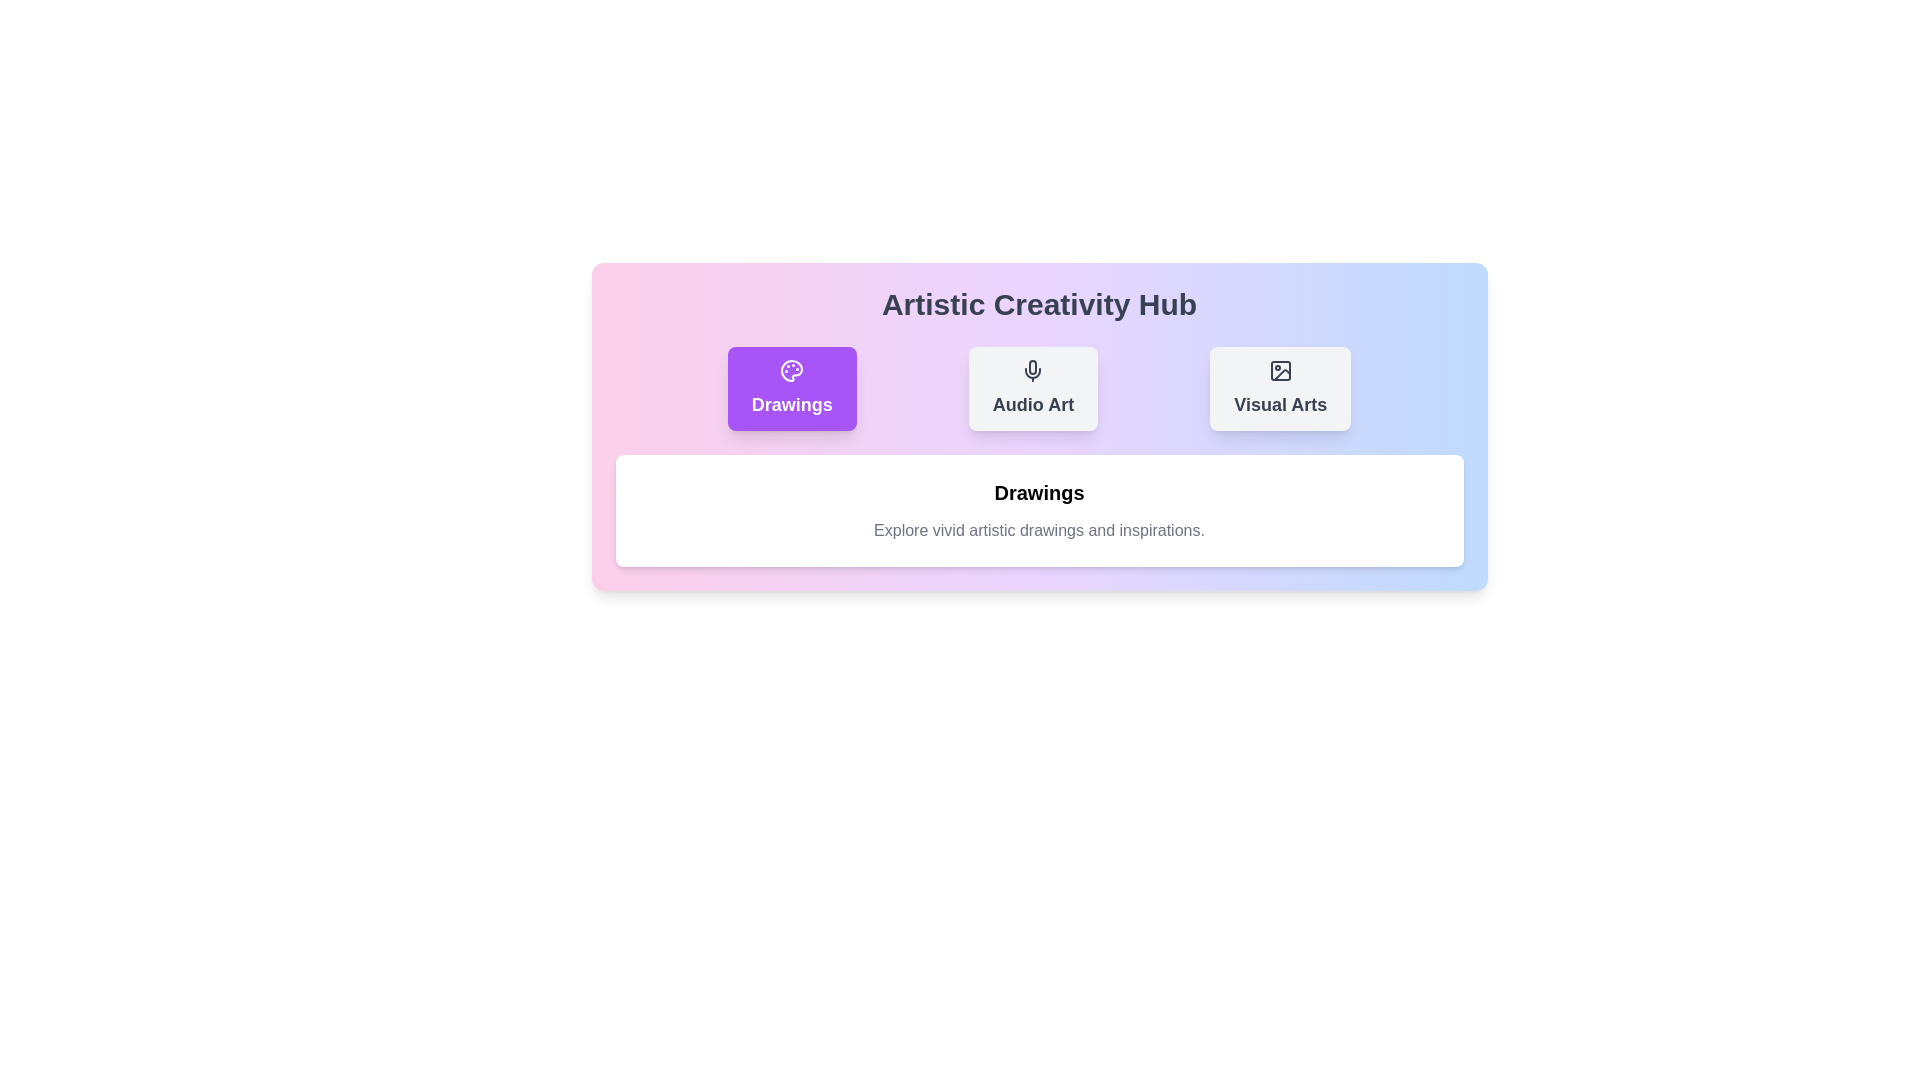 The height and width of the screenshot is (1080, 1920). Describe the element at coordinates (1280, 389) in the screenshot. I see `the tab labeled Visual Arts` at that location.